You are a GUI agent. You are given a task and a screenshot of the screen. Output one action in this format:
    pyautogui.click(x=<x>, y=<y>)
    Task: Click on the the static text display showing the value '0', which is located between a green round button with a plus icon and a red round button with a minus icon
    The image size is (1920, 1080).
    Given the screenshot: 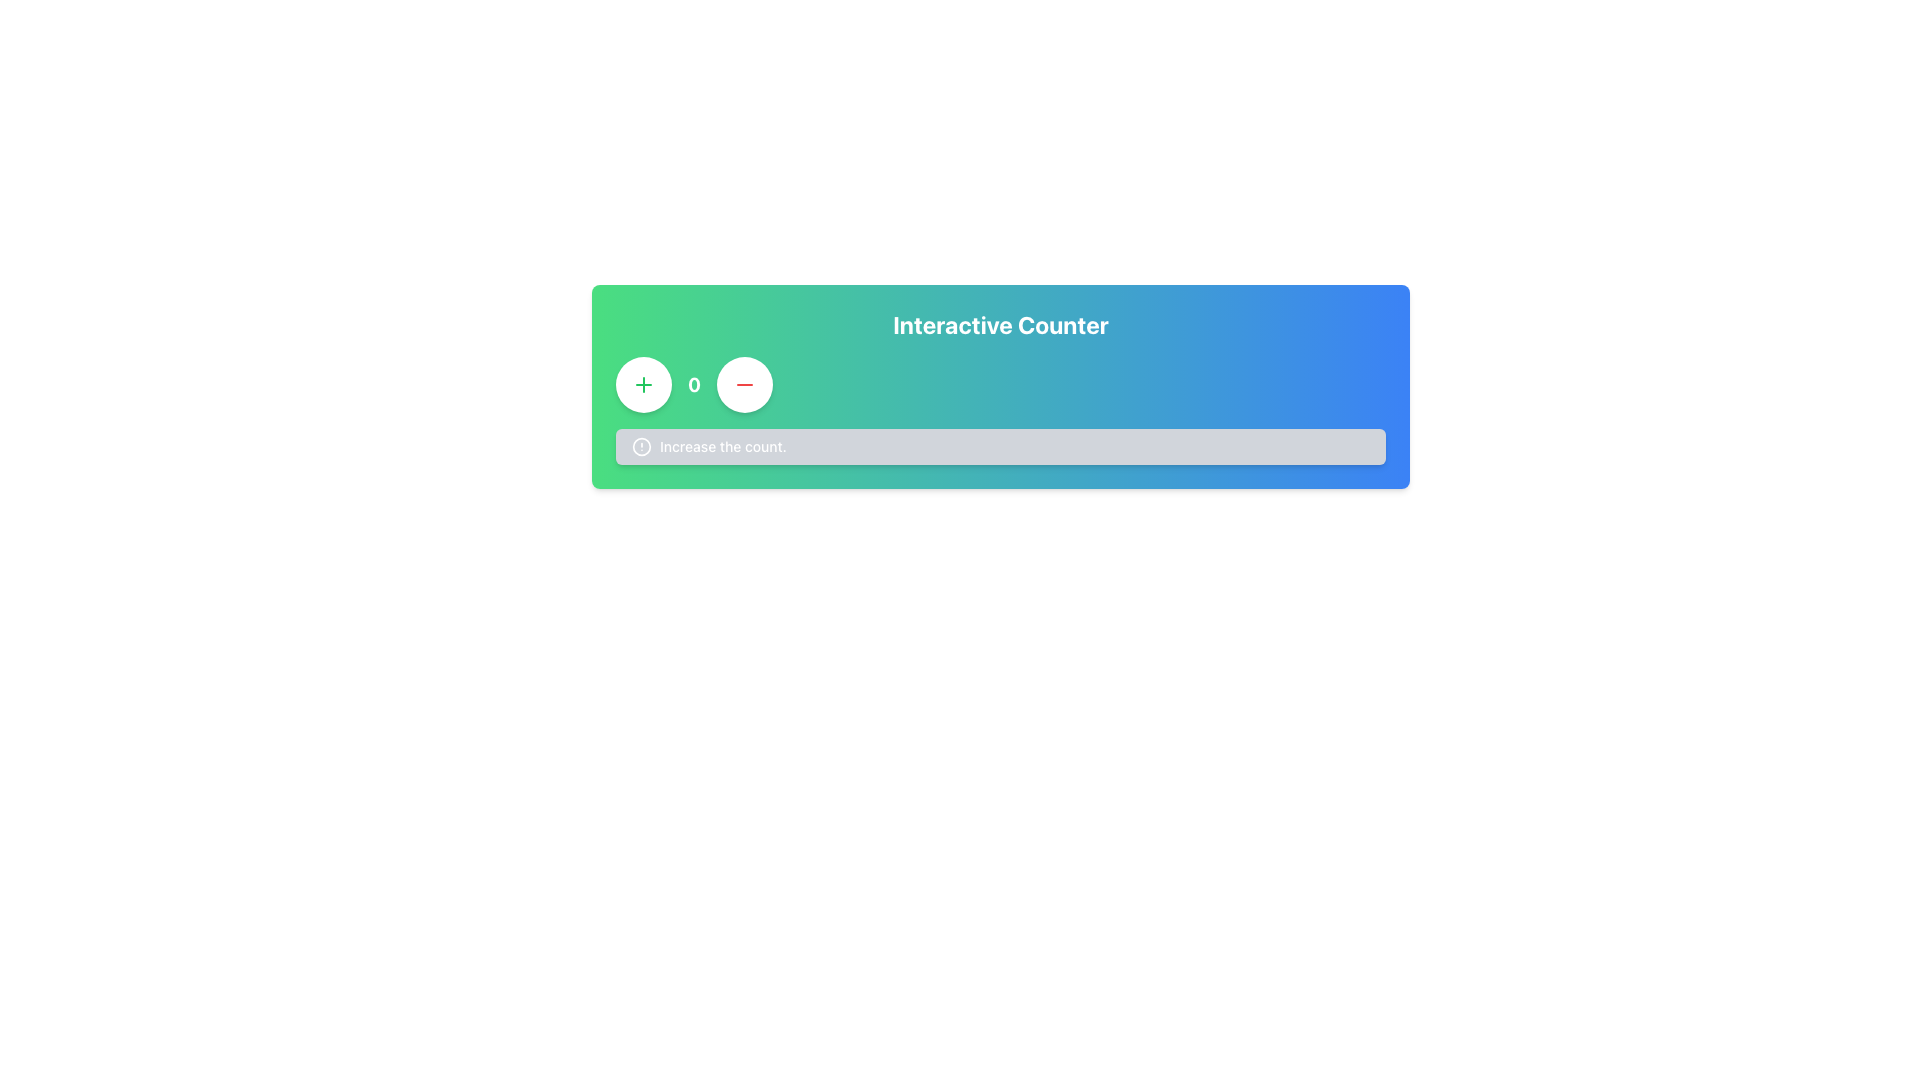 What is the action you would take?
    pyautogui.click(x=694, y=385)
    